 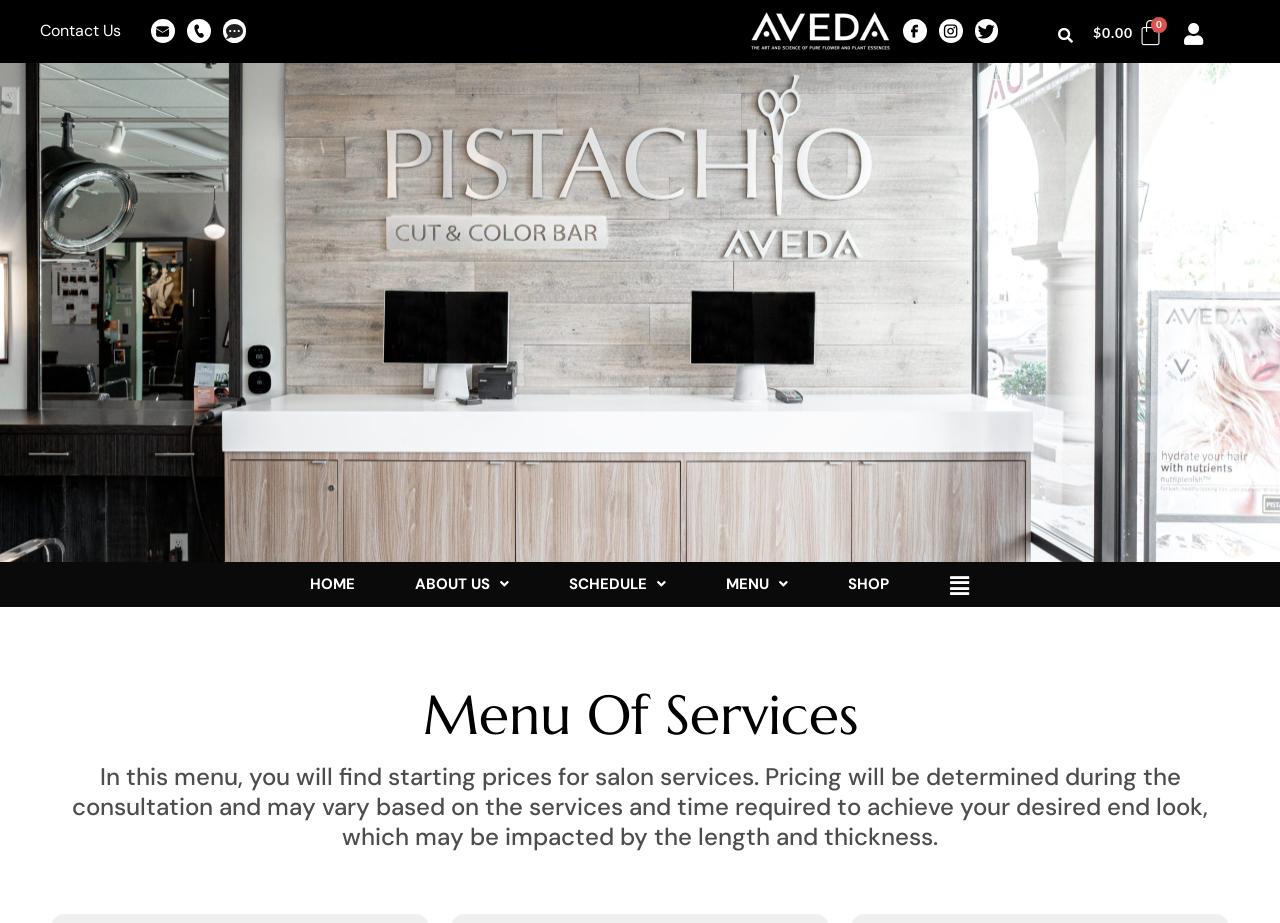 What do you see at coordinates (309, 581) in the screenshot?
I see `'HOME'` at bounding box center [309, 581].